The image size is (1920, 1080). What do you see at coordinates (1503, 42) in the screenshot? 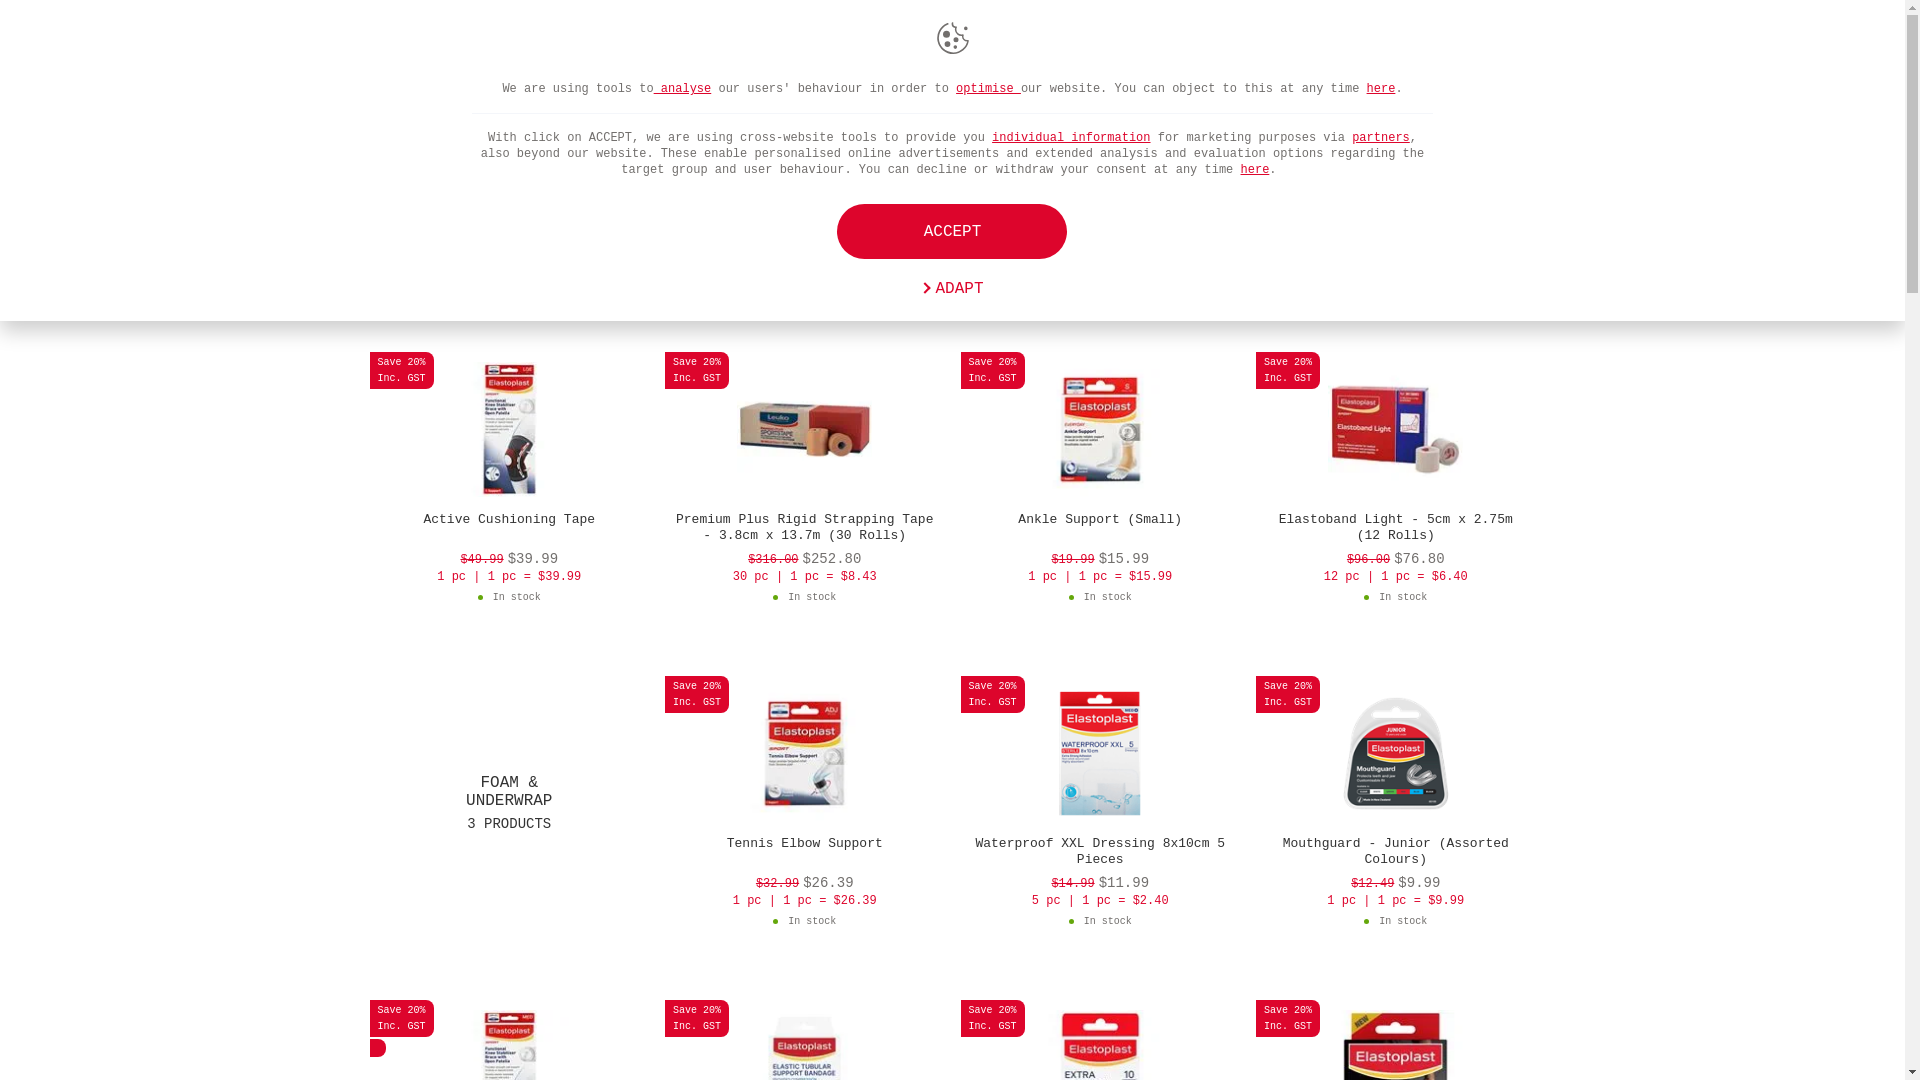
I see `'Action'` at bounding box center [1503, 42].